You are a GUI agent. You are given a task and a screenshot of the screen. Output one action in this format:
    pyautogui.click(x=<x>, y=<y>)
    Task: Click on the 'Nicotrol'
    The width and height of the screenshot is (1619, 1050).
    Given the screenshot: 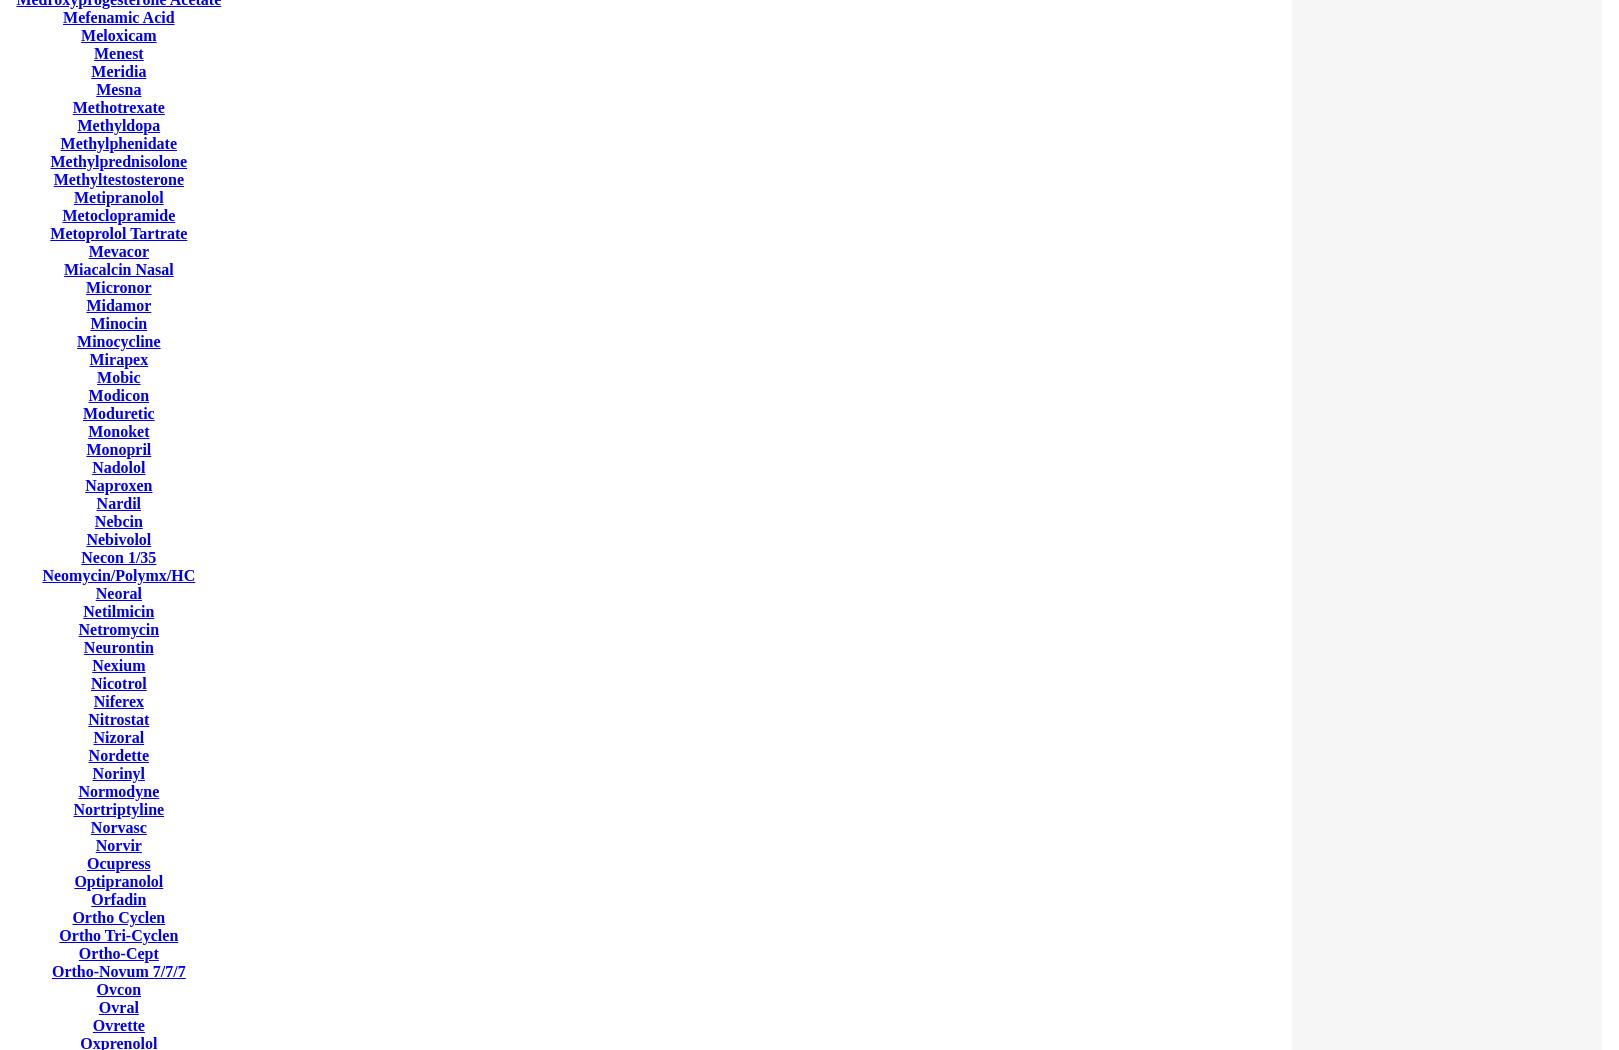 What is the action you would take?
    pyautogui.click(x=118, y=683)
    